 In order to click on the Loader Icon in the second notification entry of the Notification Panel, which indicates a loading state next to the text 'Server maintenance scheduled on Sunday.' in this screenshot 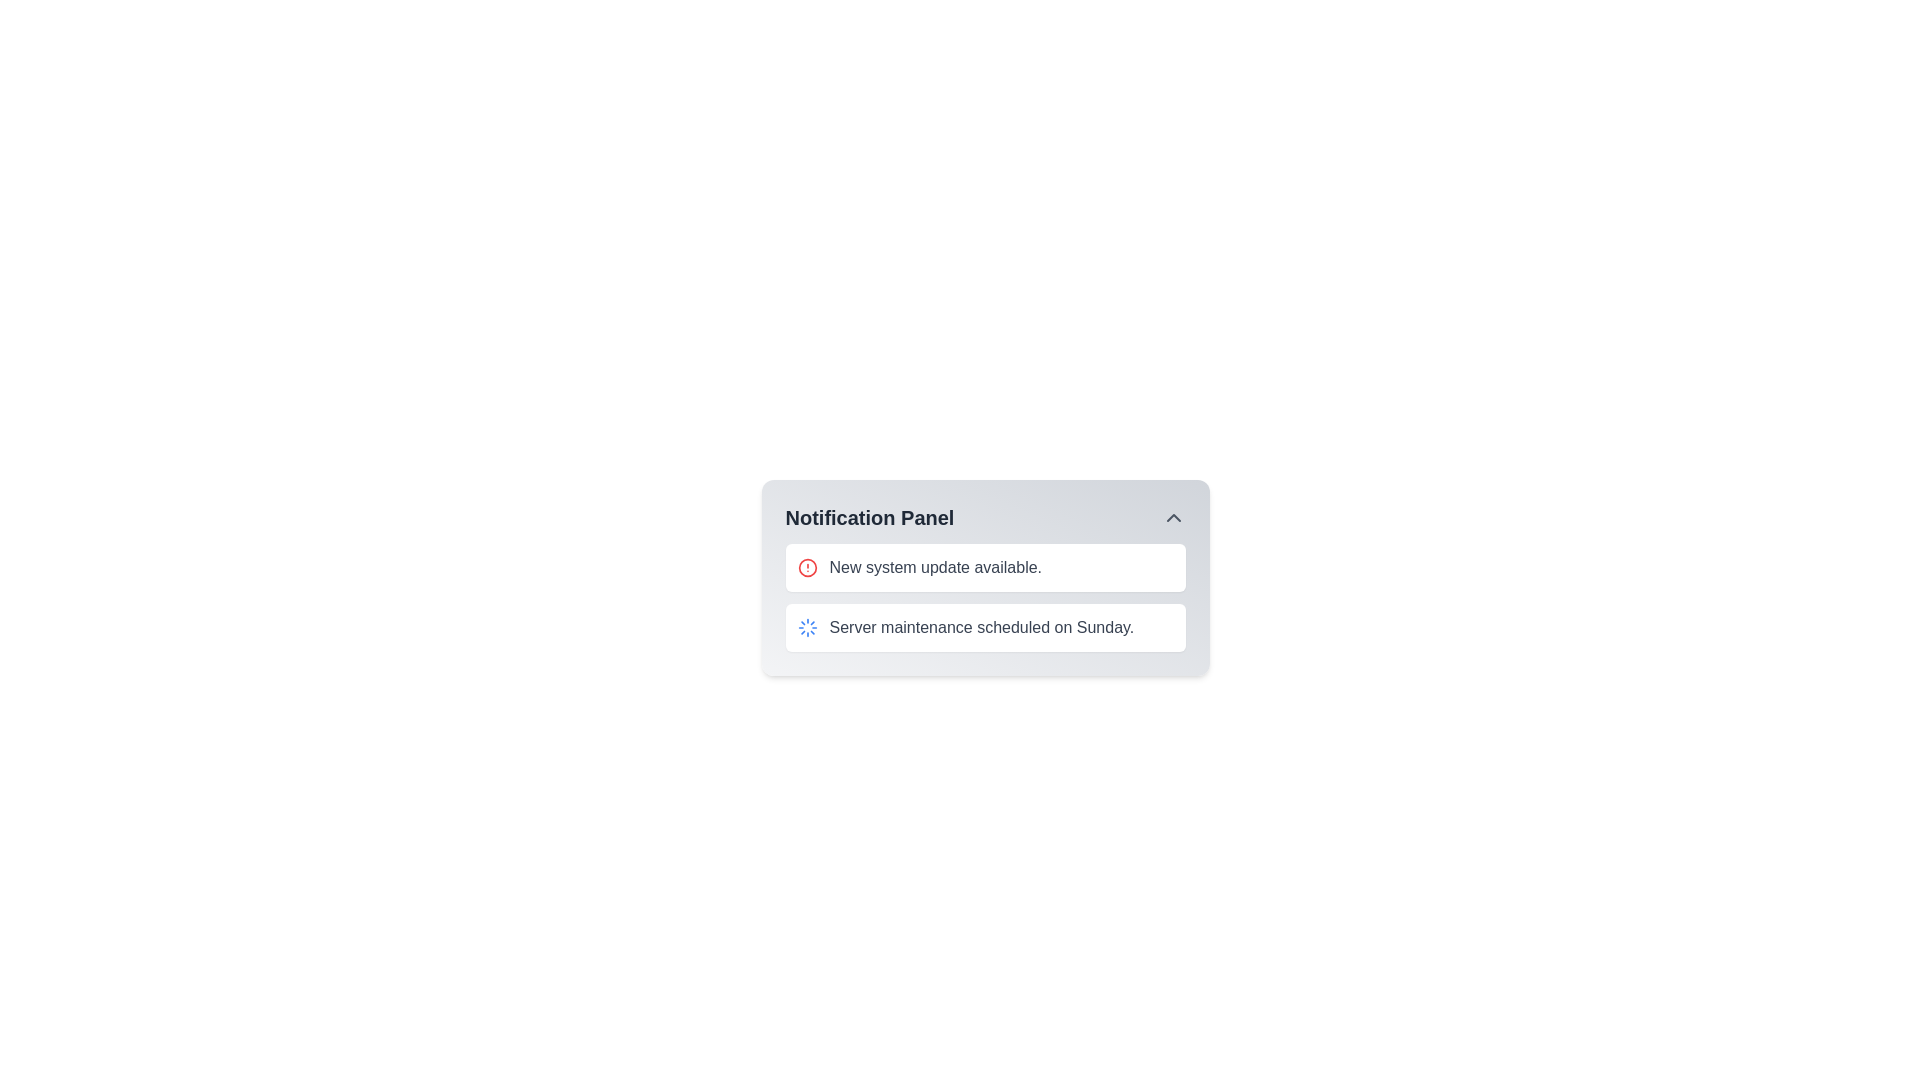, I will do `click(807, 627)`.